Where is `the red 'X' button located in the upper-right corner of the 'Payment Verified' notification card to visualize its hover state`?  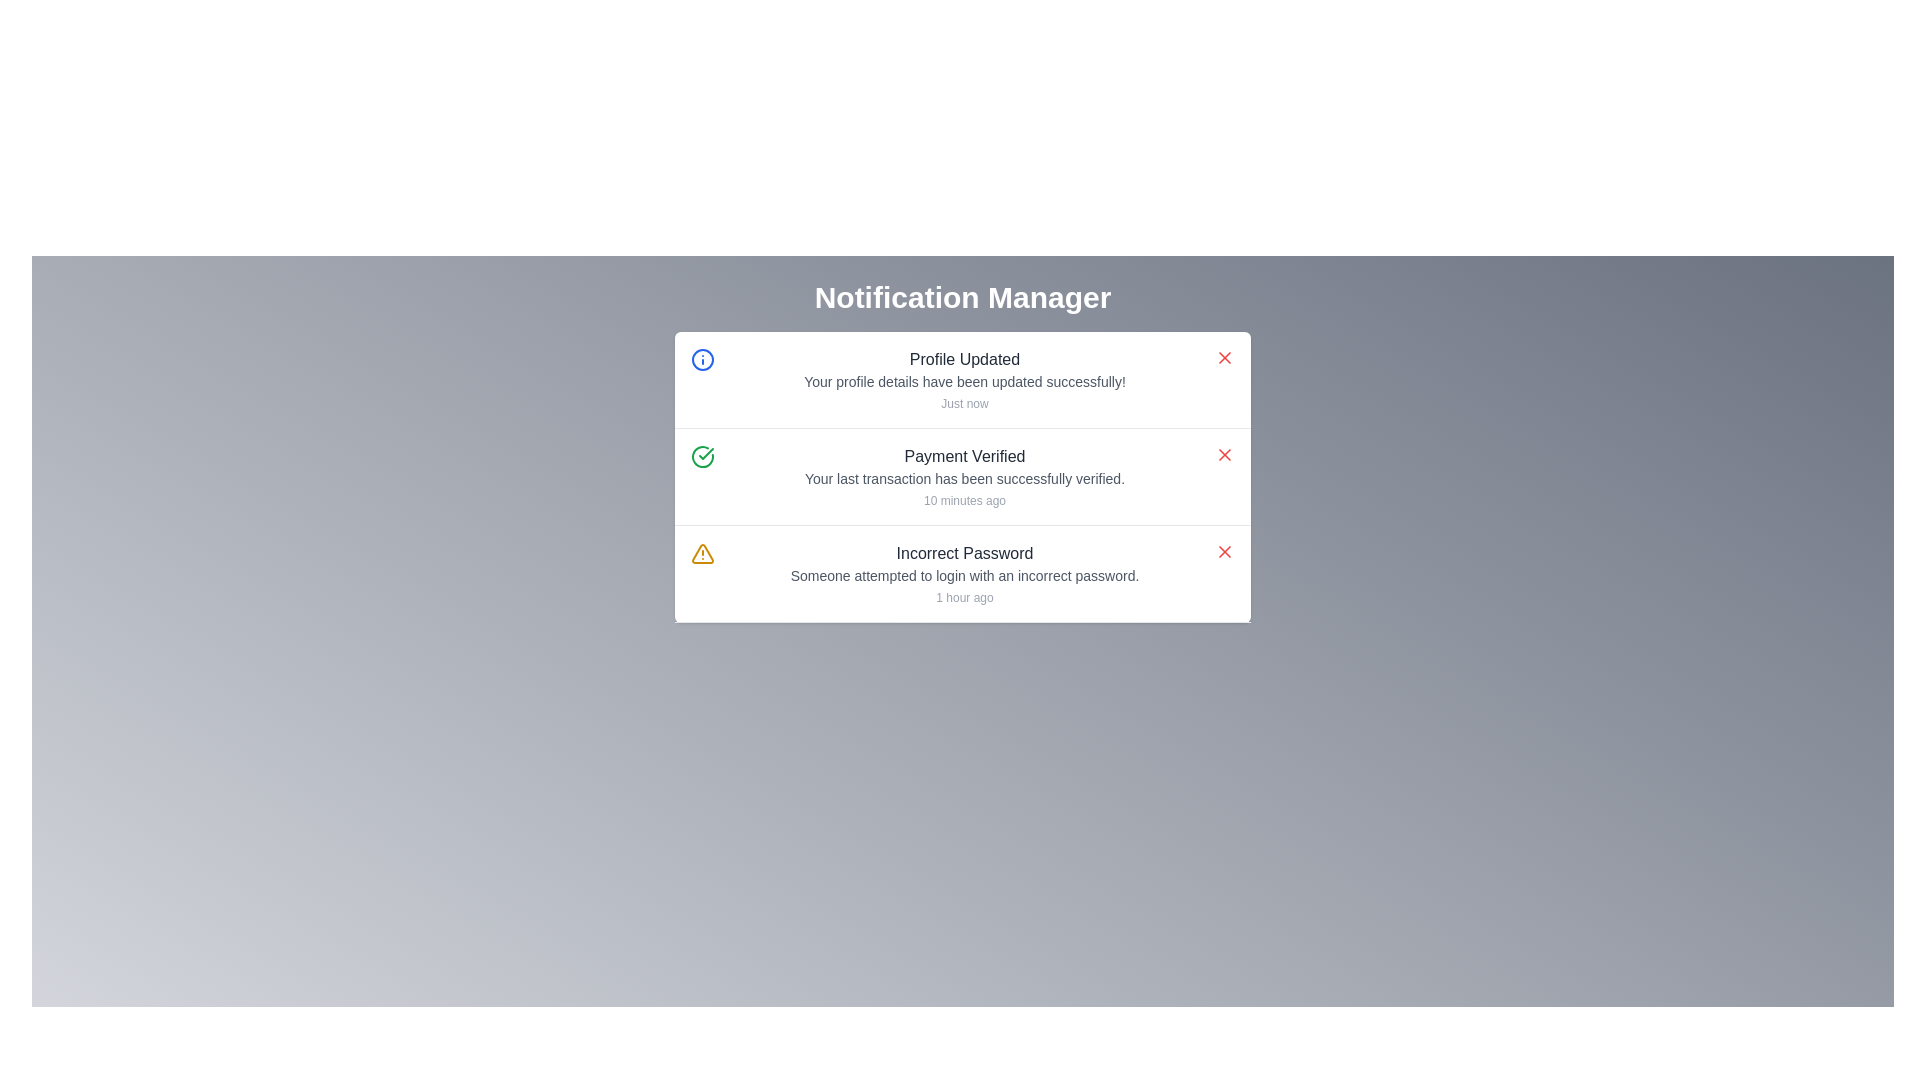
the red 'X' button located in the upper-right corner of the 'Payment Verified' notification card to visualize its hover state is located at coordinates (1223, 455).